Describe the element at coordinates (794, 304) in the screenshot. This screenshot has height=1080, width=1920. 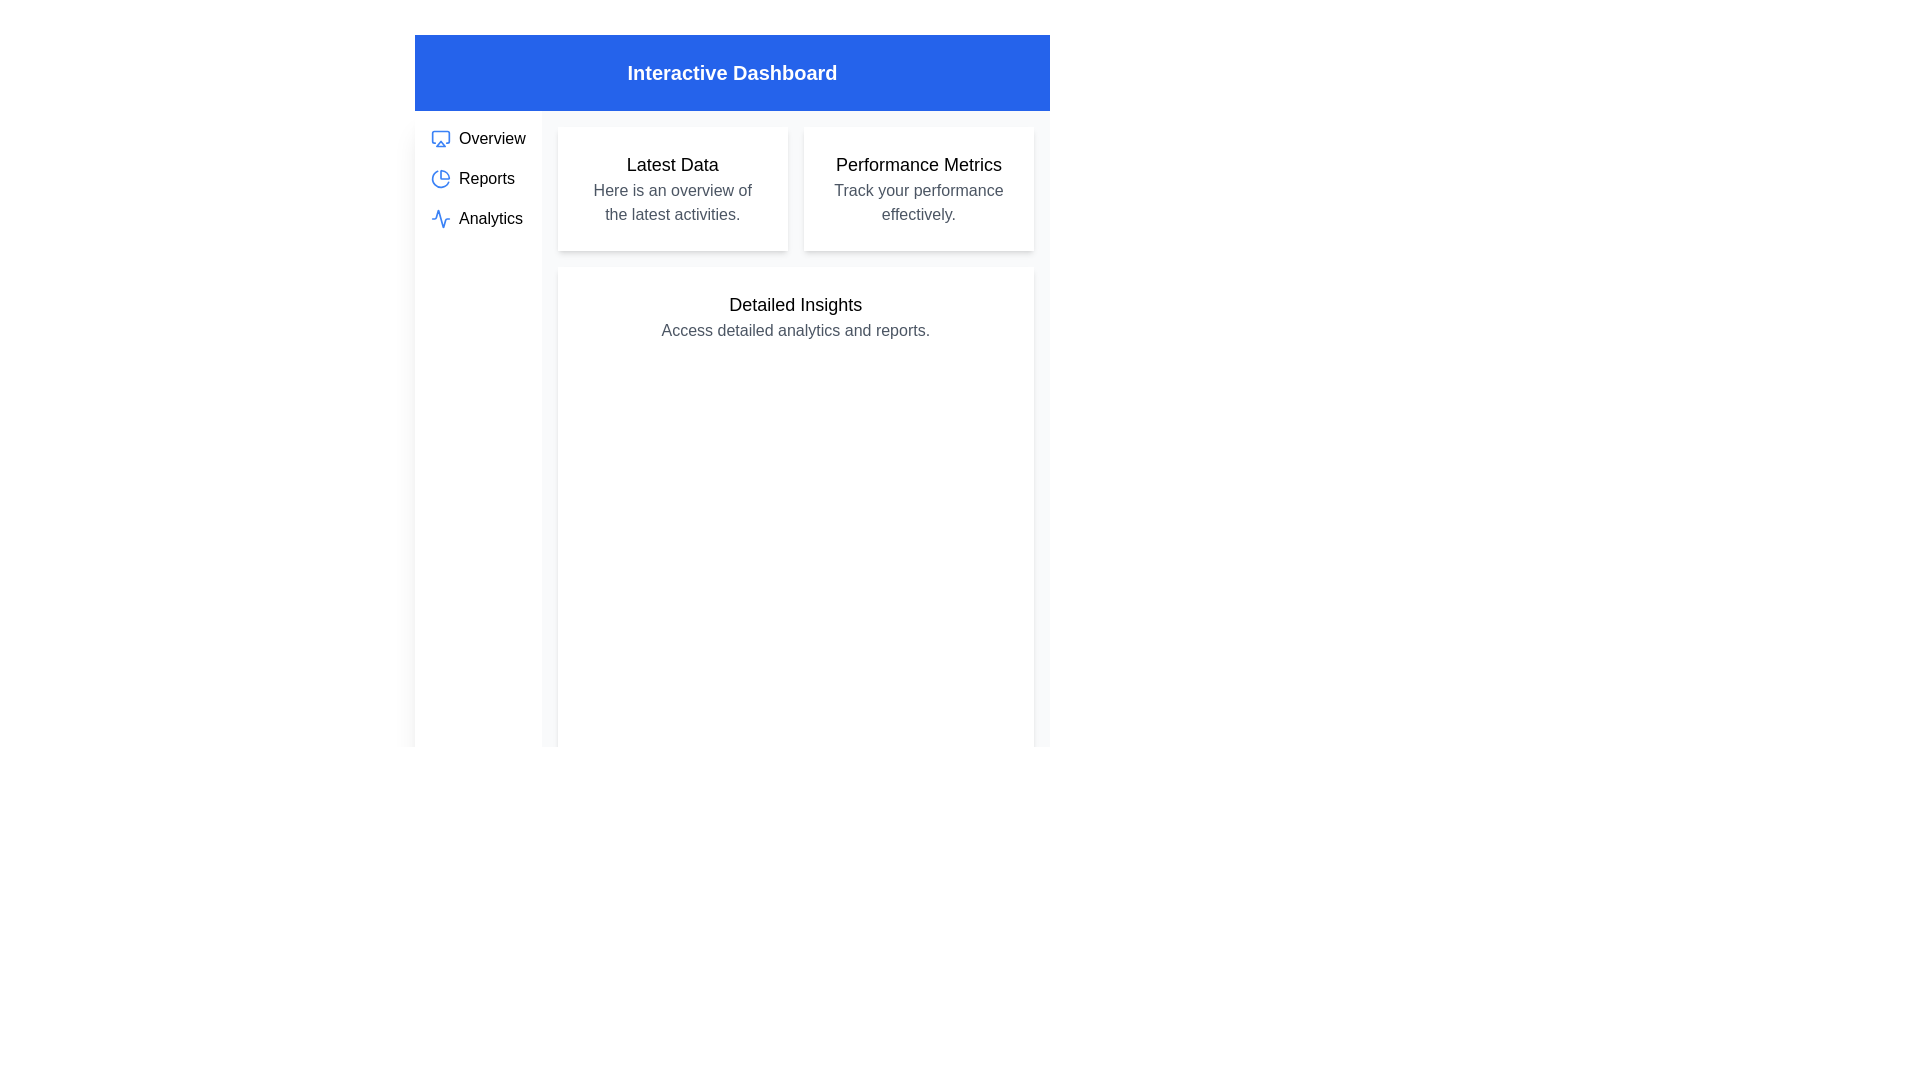
I see `text of the header element titled 'Detailed Insights' which is styled in a larger, bold font and located at the top of the card-like section` at that location.